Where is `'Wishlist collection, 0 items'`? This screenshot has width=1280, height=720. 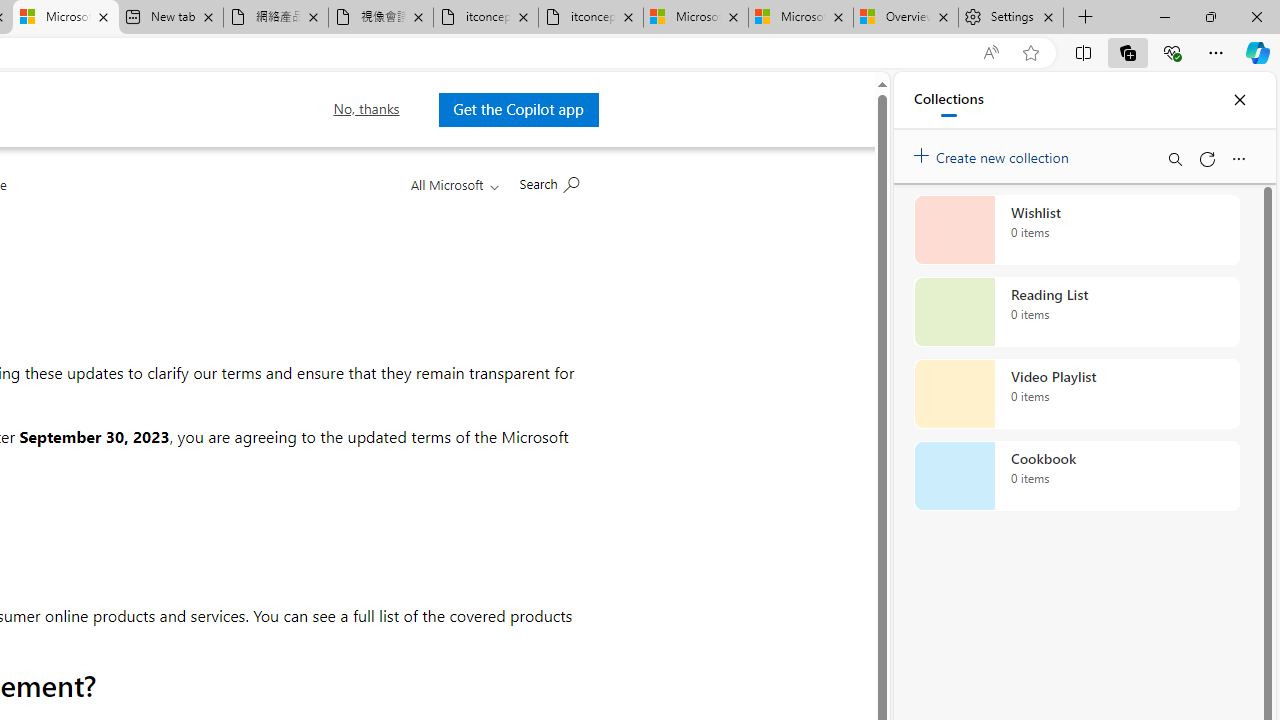 'Wishlist collection, 0 items' is located at coordinates (1076, 229).